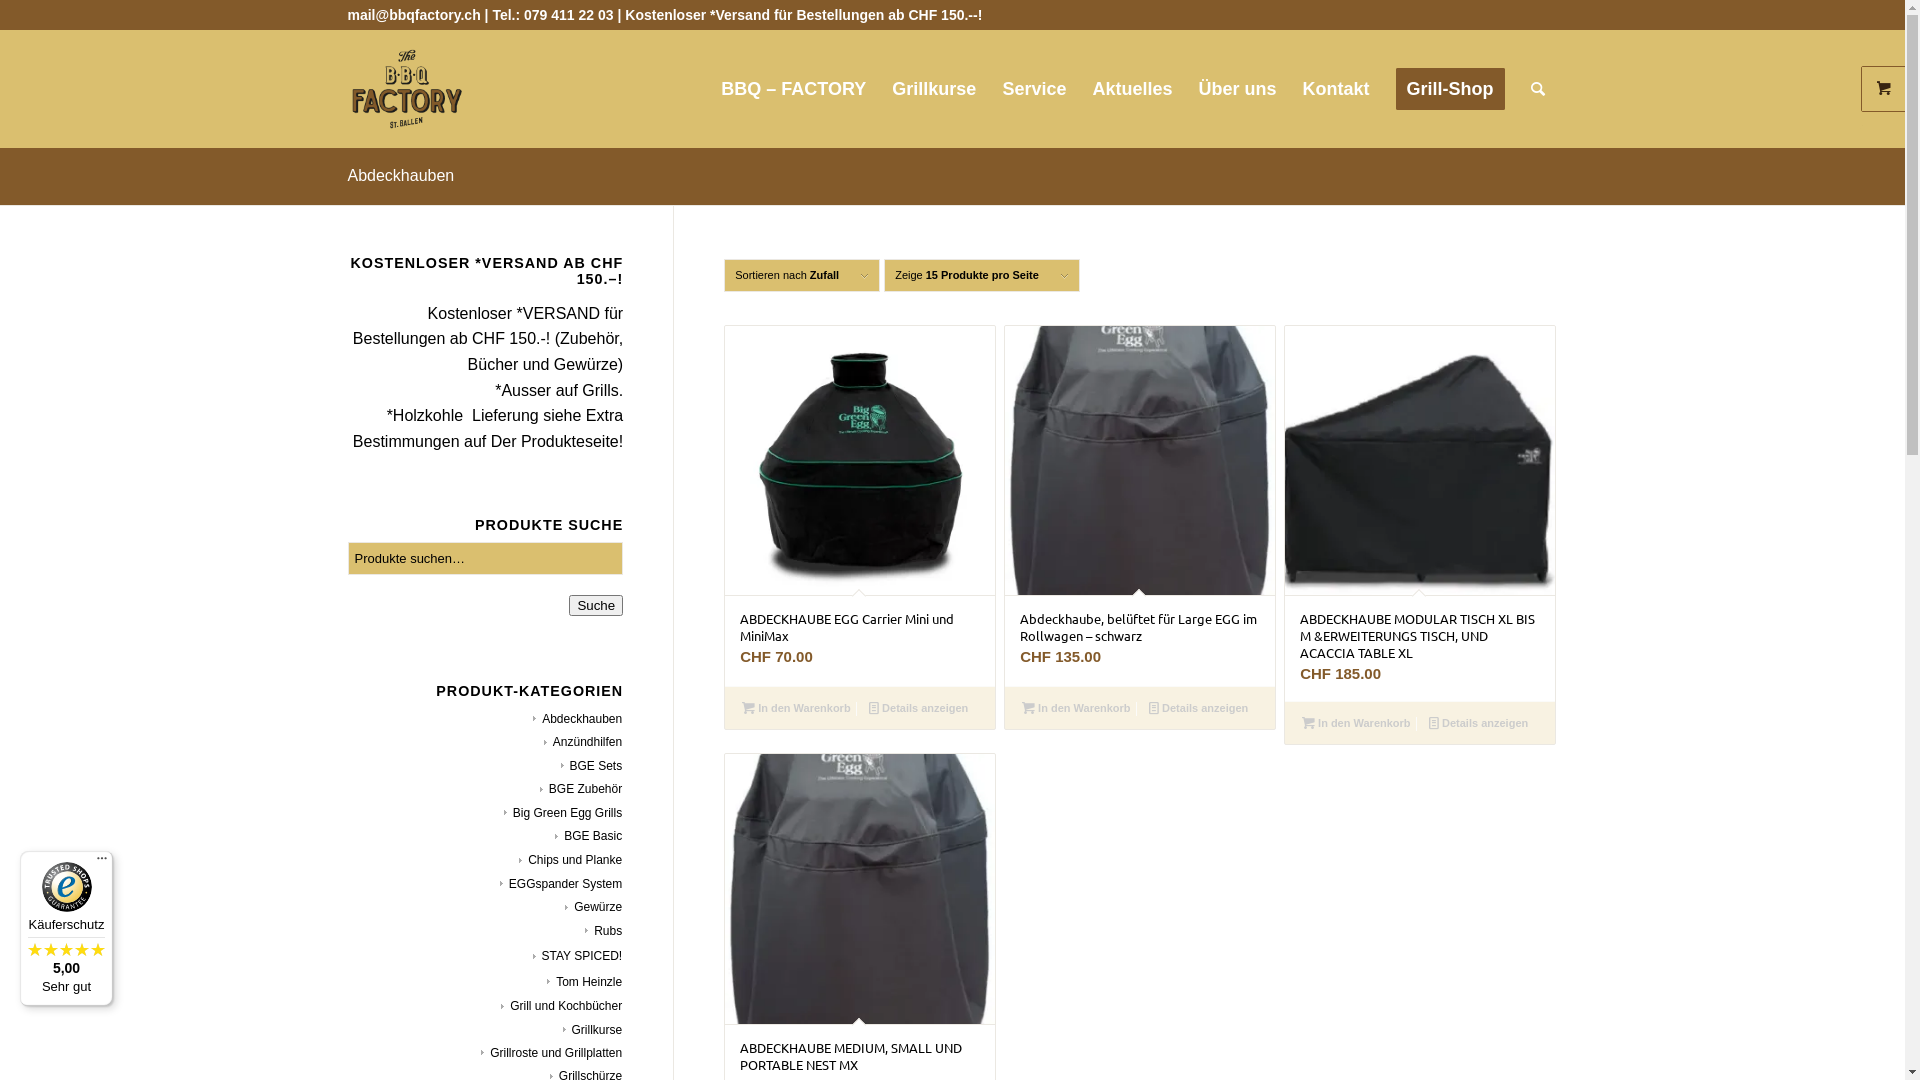  I want to click on 'Suche', so click(594, 604).